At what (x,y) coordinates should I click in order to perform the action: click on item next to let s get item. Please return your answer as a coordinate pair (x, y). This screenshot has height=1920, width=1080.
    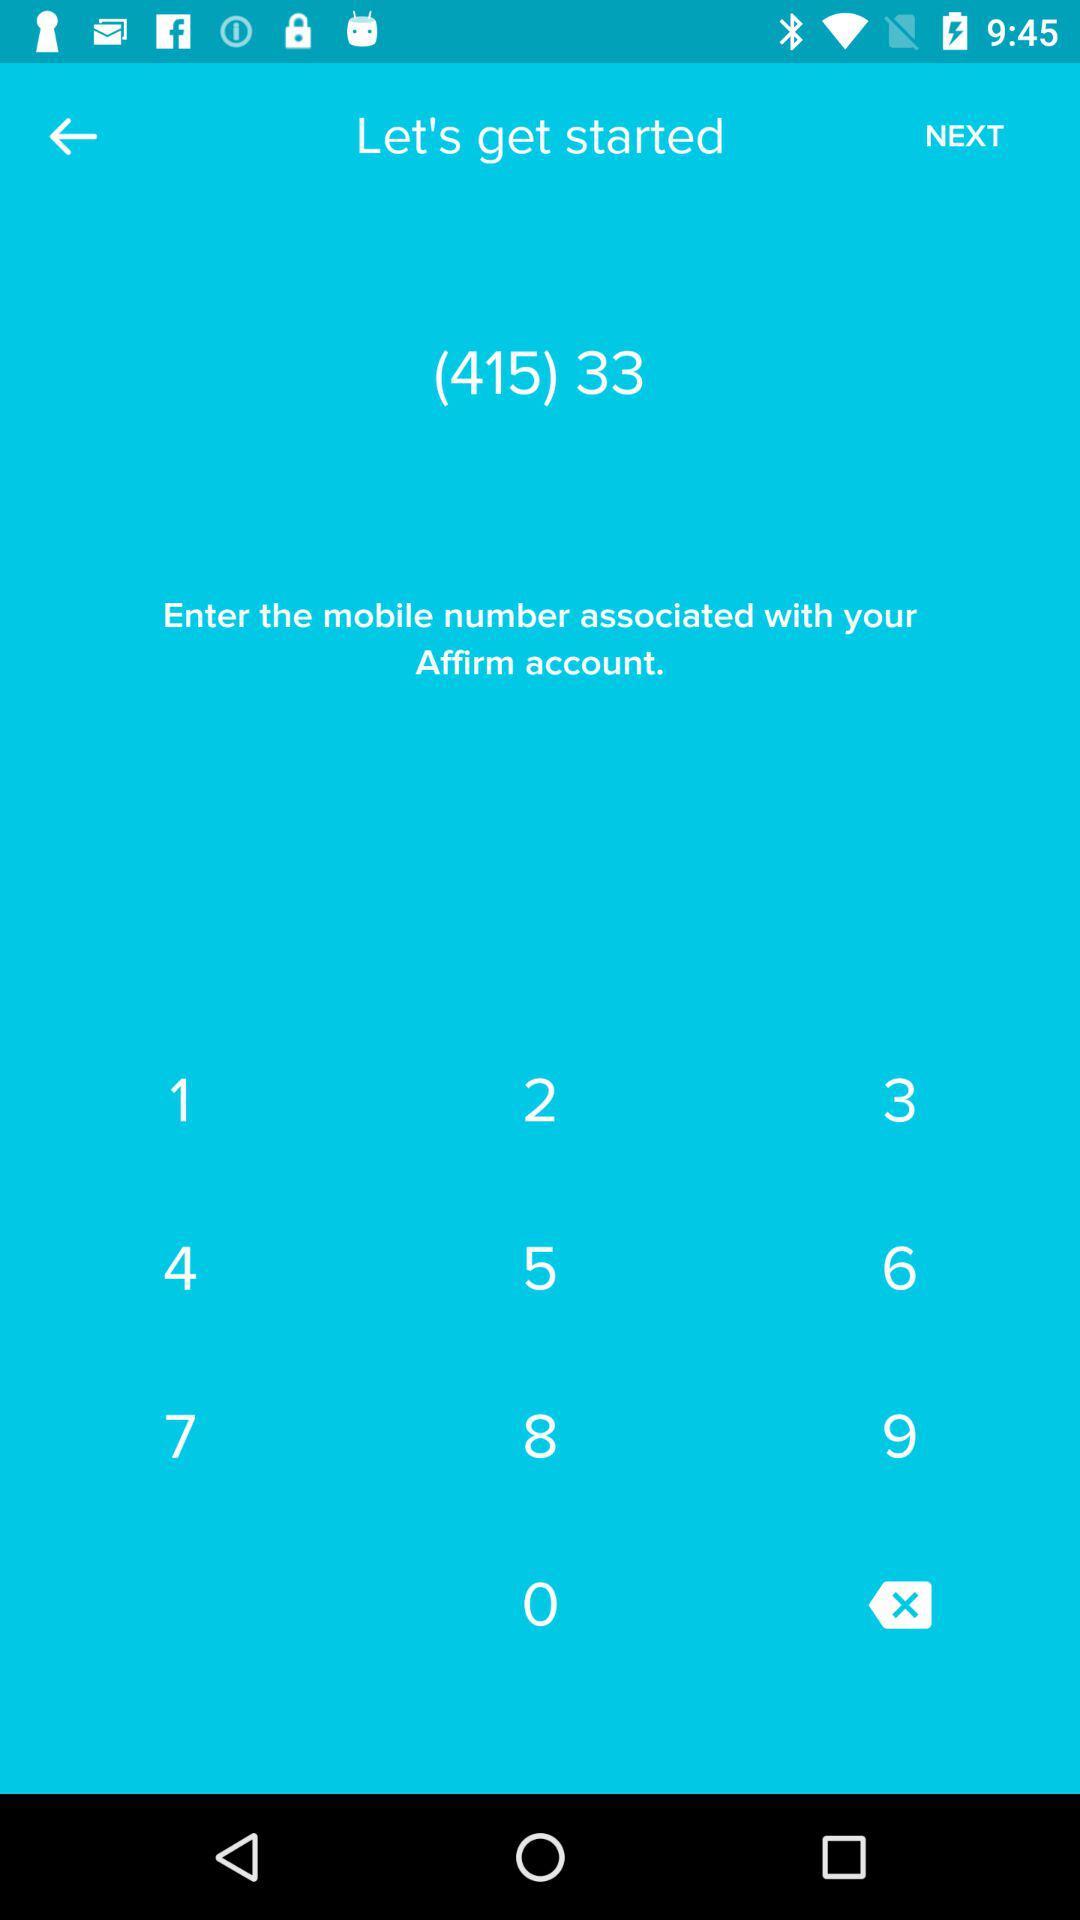
    Looking at the image, I should click on (963, 135).